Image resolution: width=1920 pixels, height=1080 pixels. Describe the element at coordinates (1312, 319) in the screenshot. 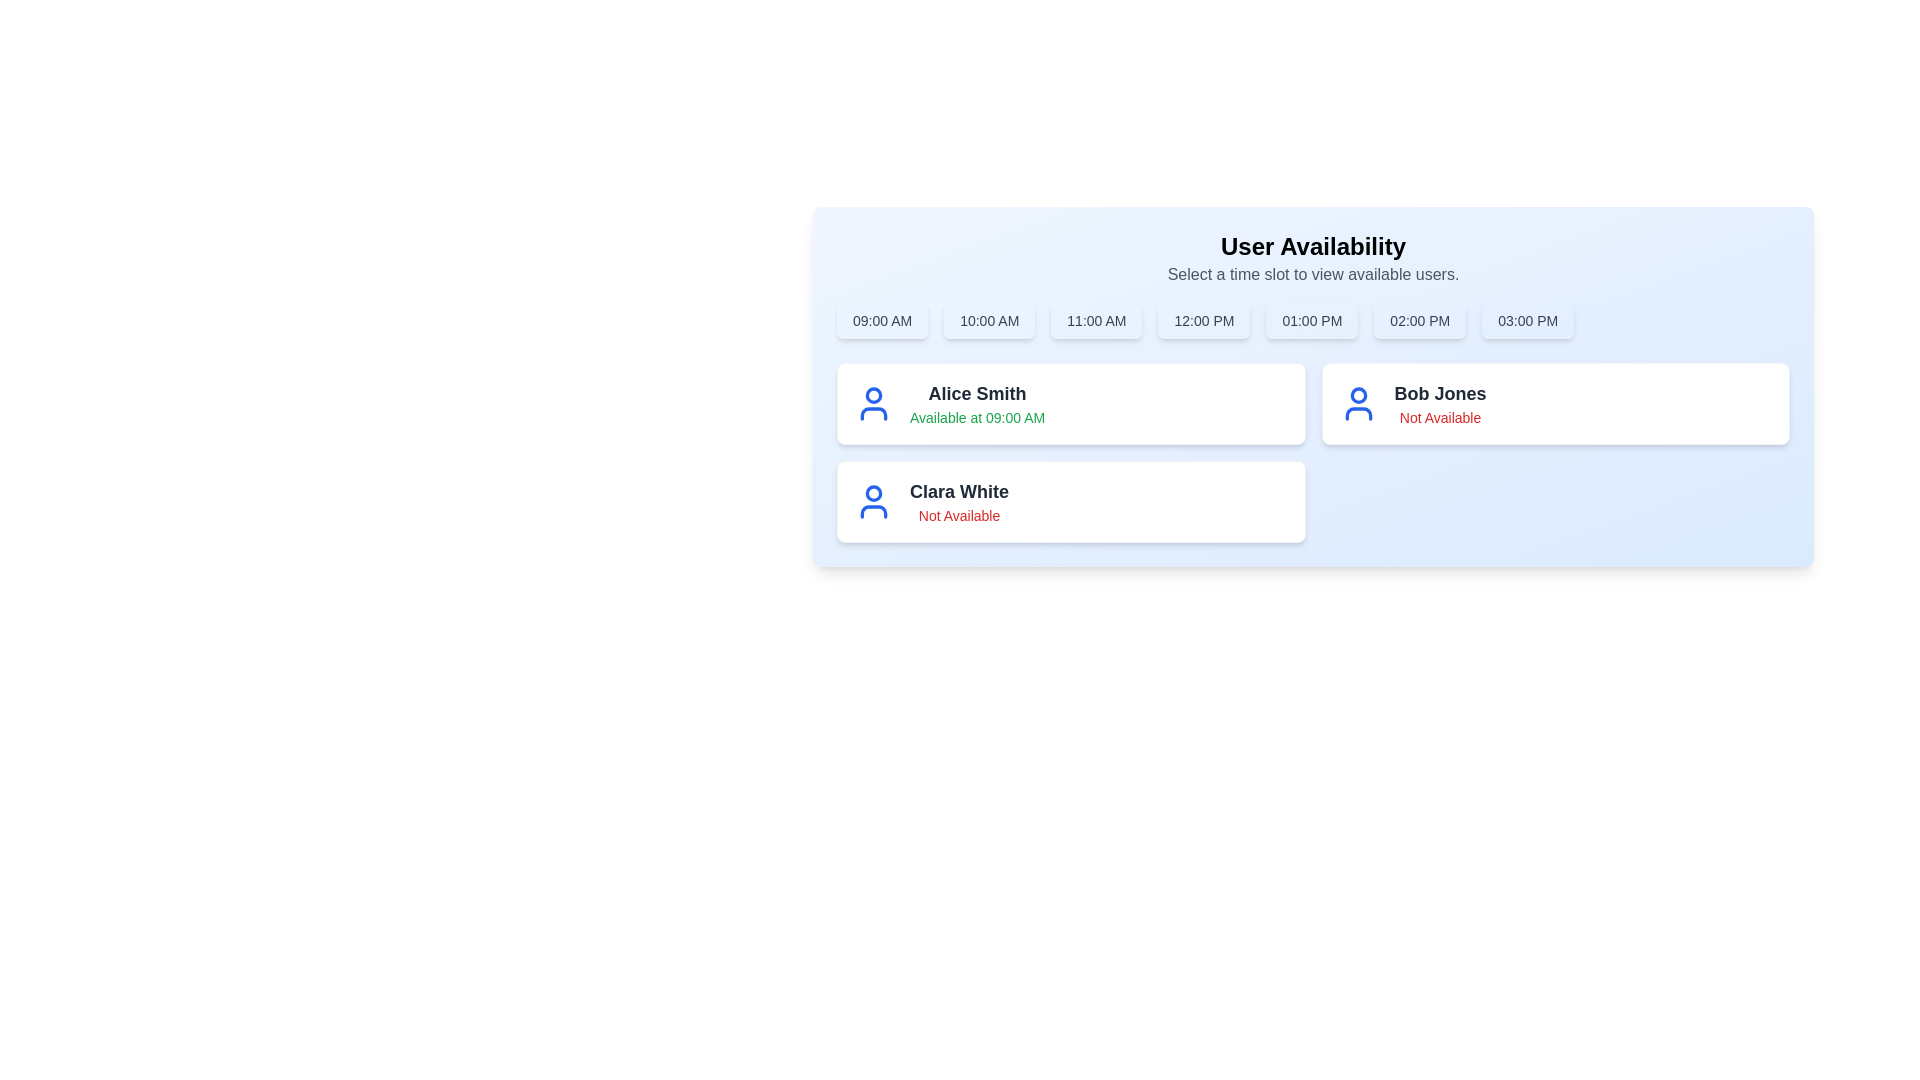

I see `the fifth button in the row of time slot buttons under the 'User Availability' header` at that location.